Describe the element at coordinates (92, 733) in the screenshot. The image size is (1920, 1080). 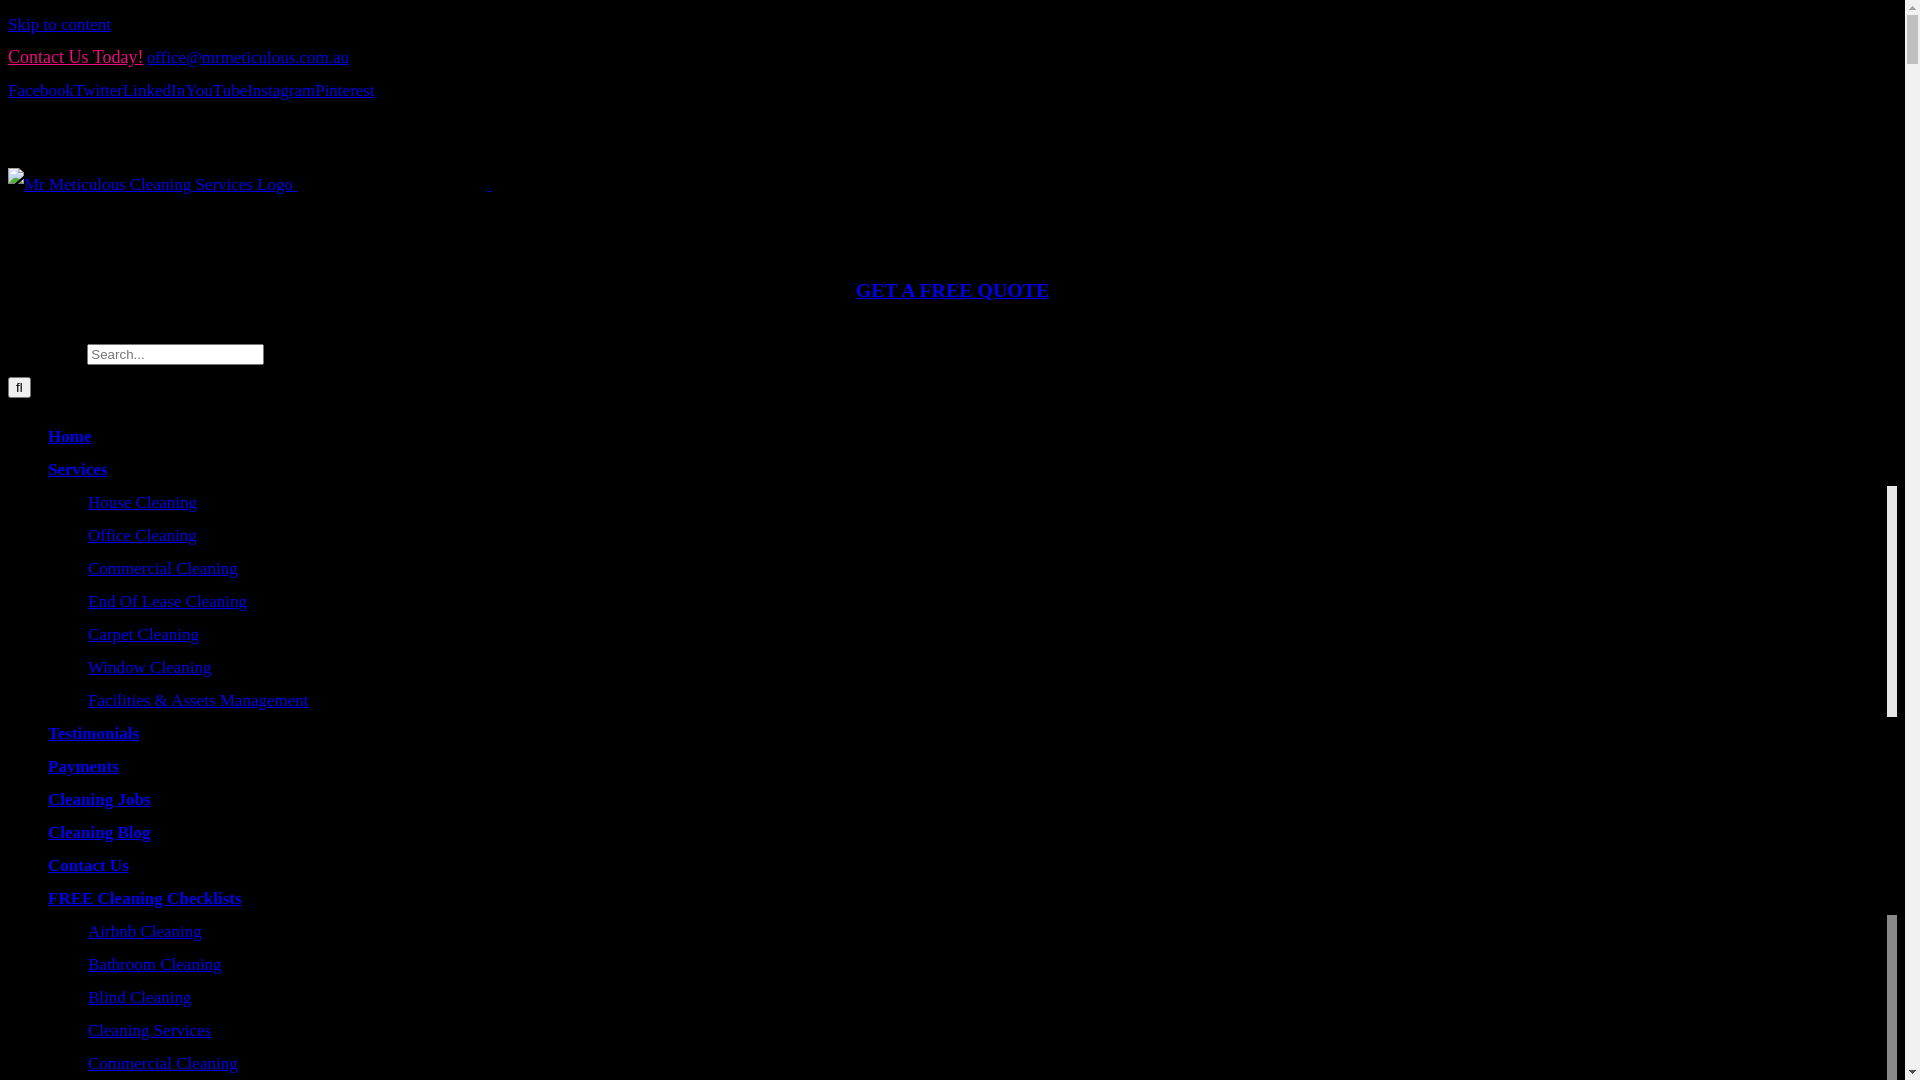
I see `'Testimonials'` at that location.